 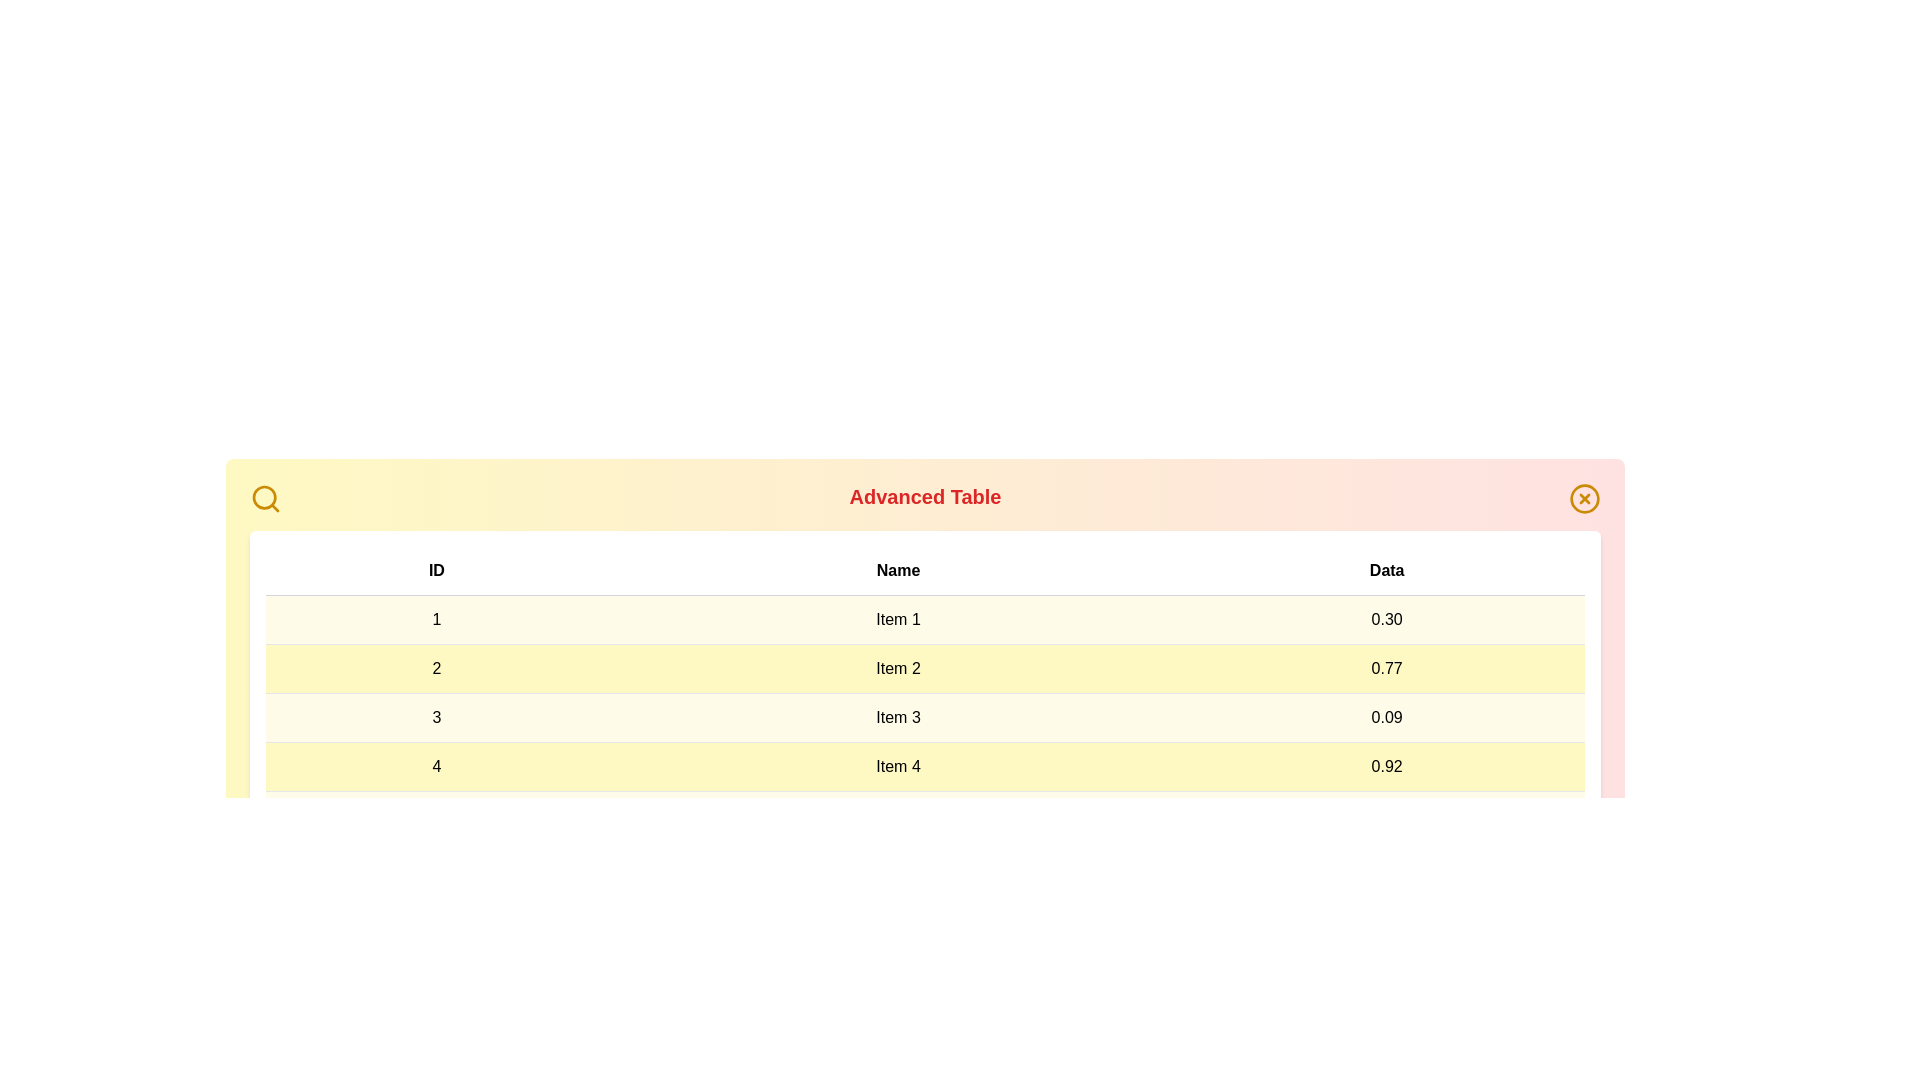 What do you see at coordinates (924, 668) in the screenshot?
I see `the row corresponding to 2` at bounding box center [924, 668].